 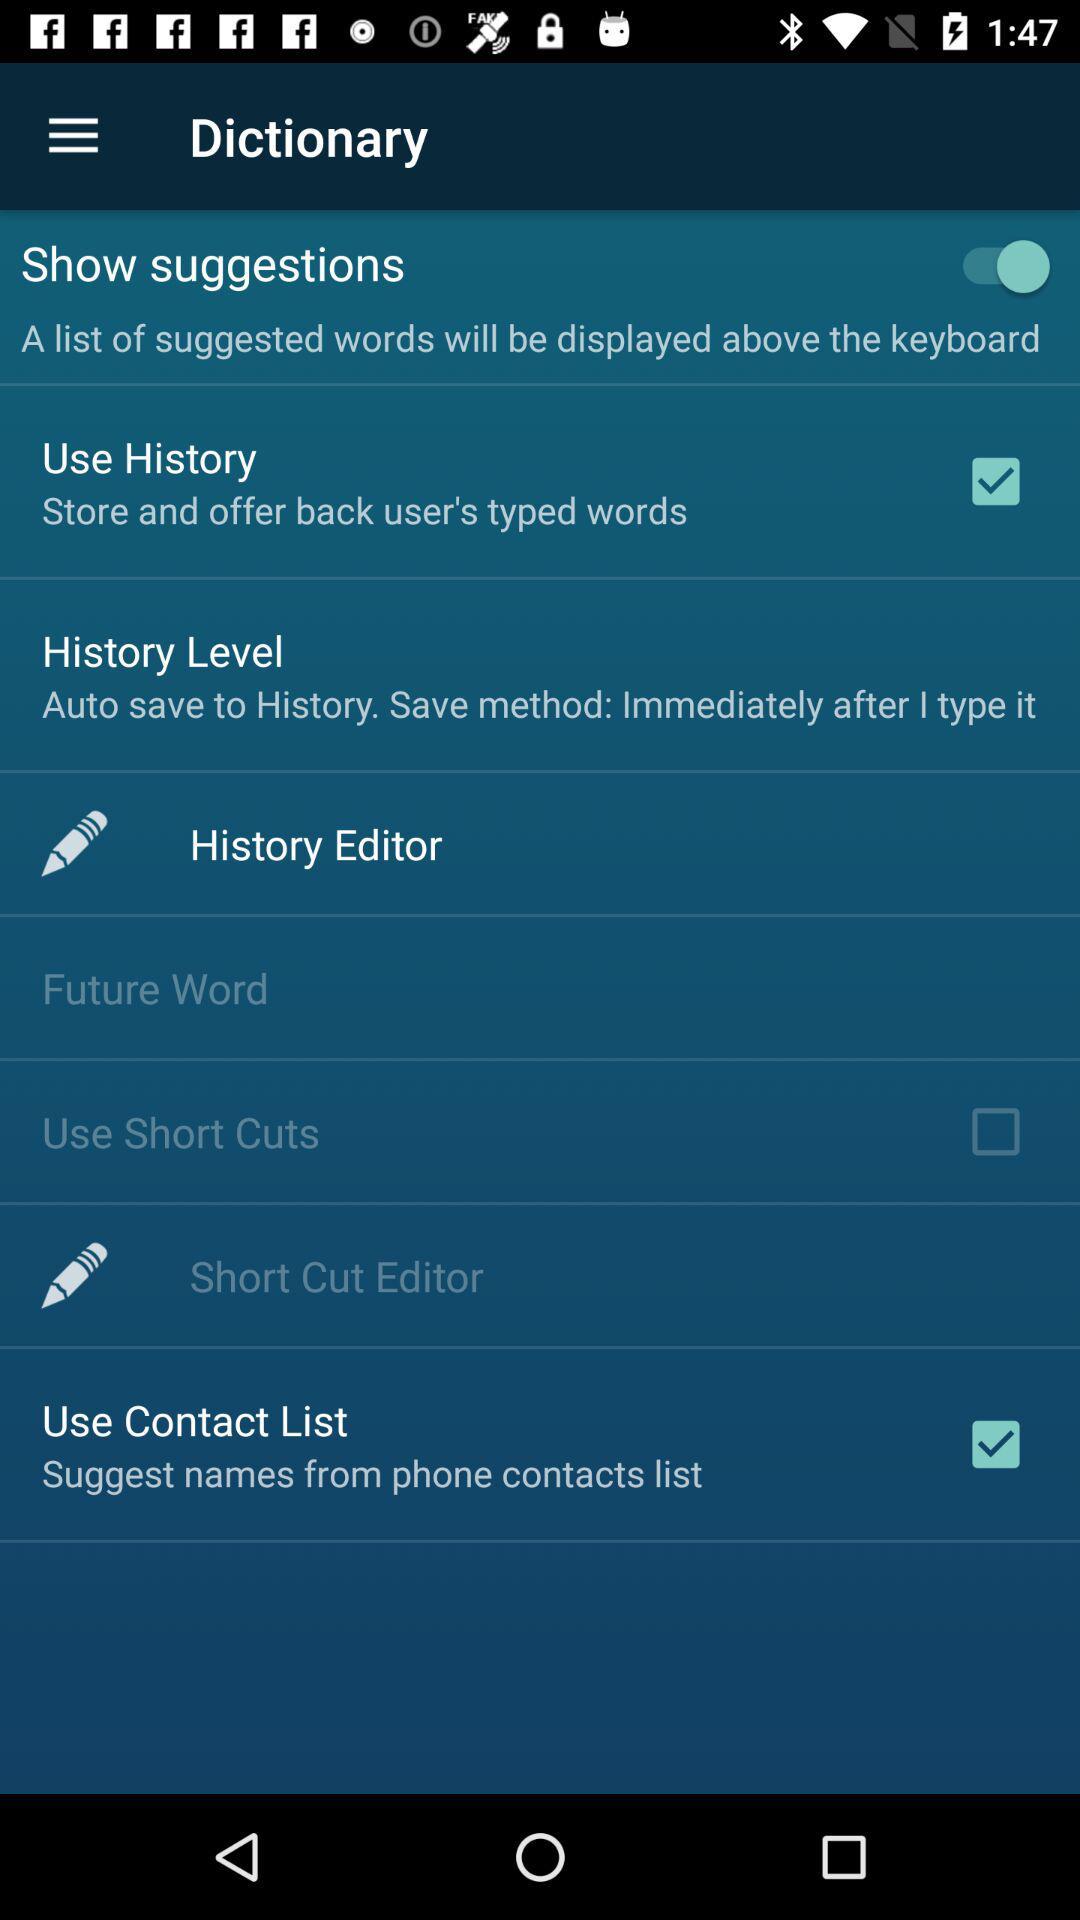 What do you see at coordinates (335, 1274) in the screenshot?
I see `the item above use contact list icon` at bounding box center [335, 1274].